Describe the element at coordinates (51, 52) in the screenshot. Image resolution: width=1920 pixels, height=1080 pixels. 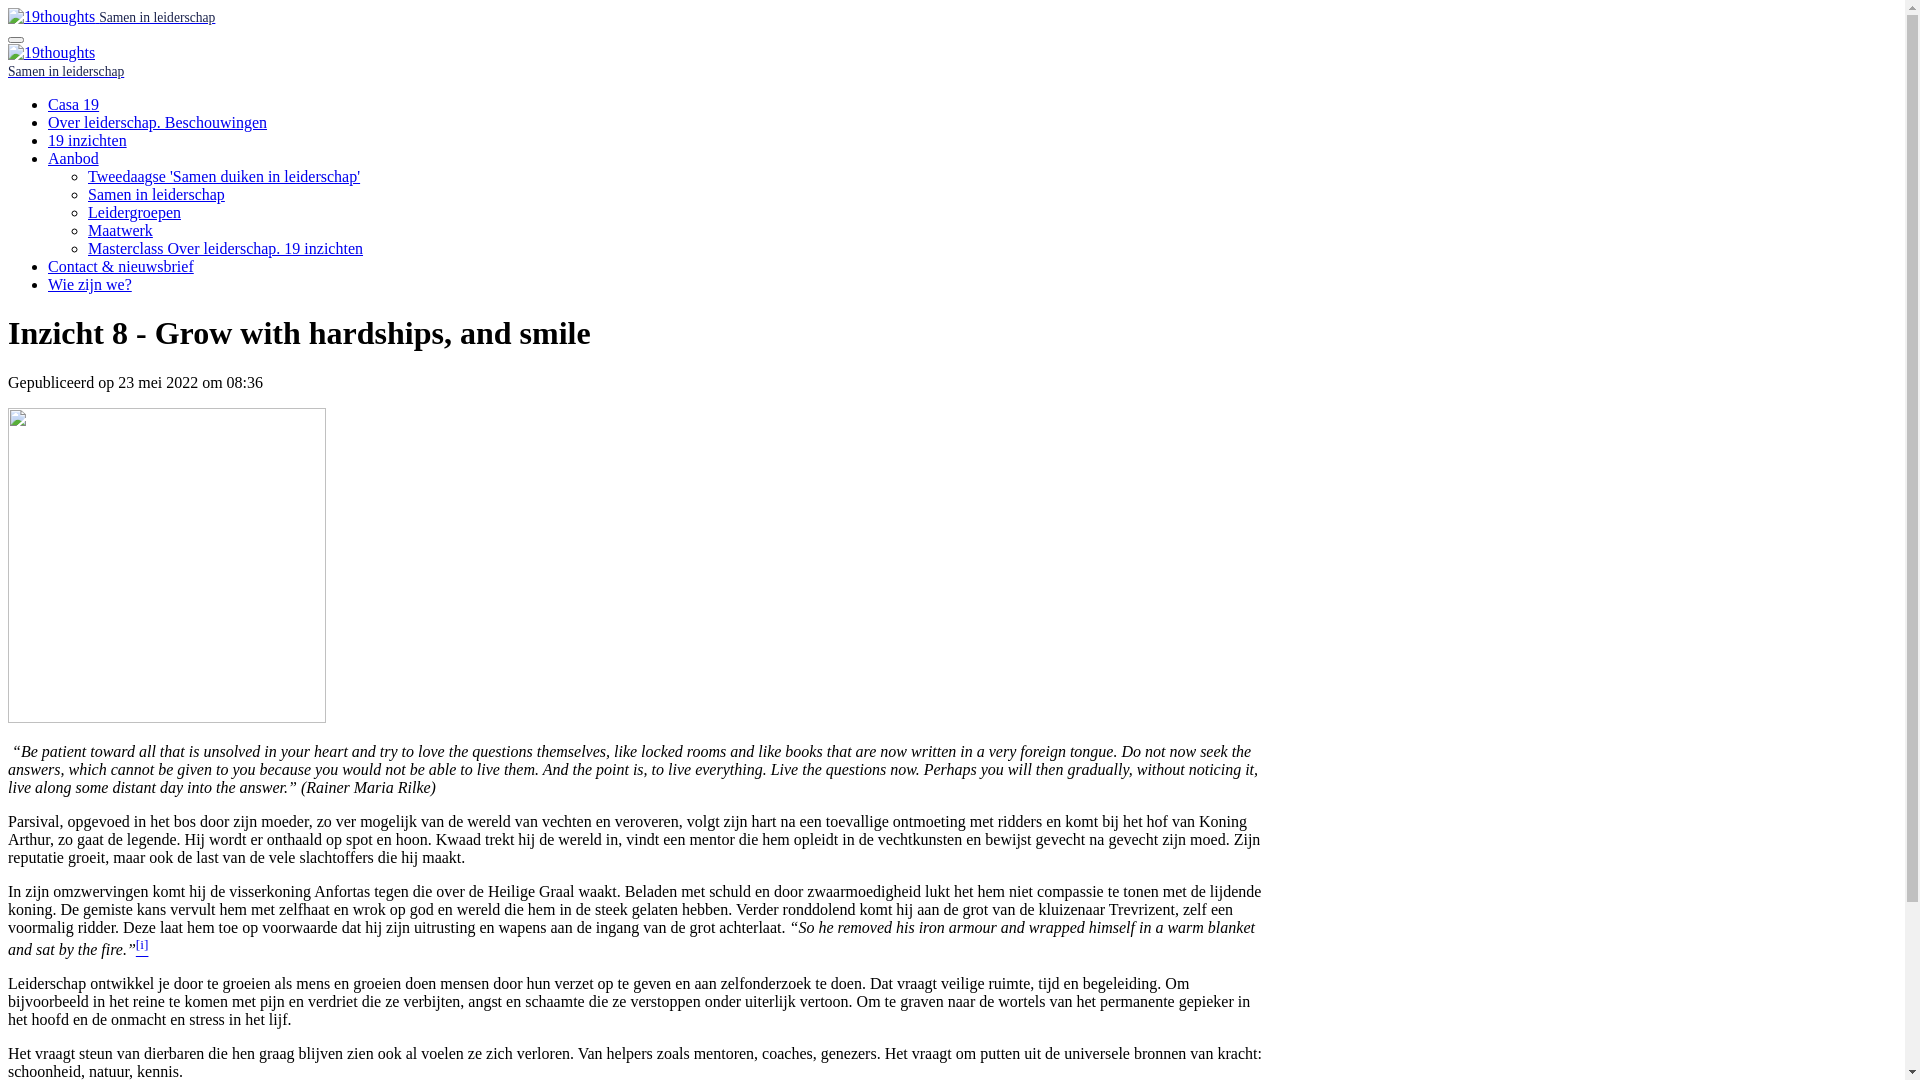
I see `'19thoughts'` at that location.